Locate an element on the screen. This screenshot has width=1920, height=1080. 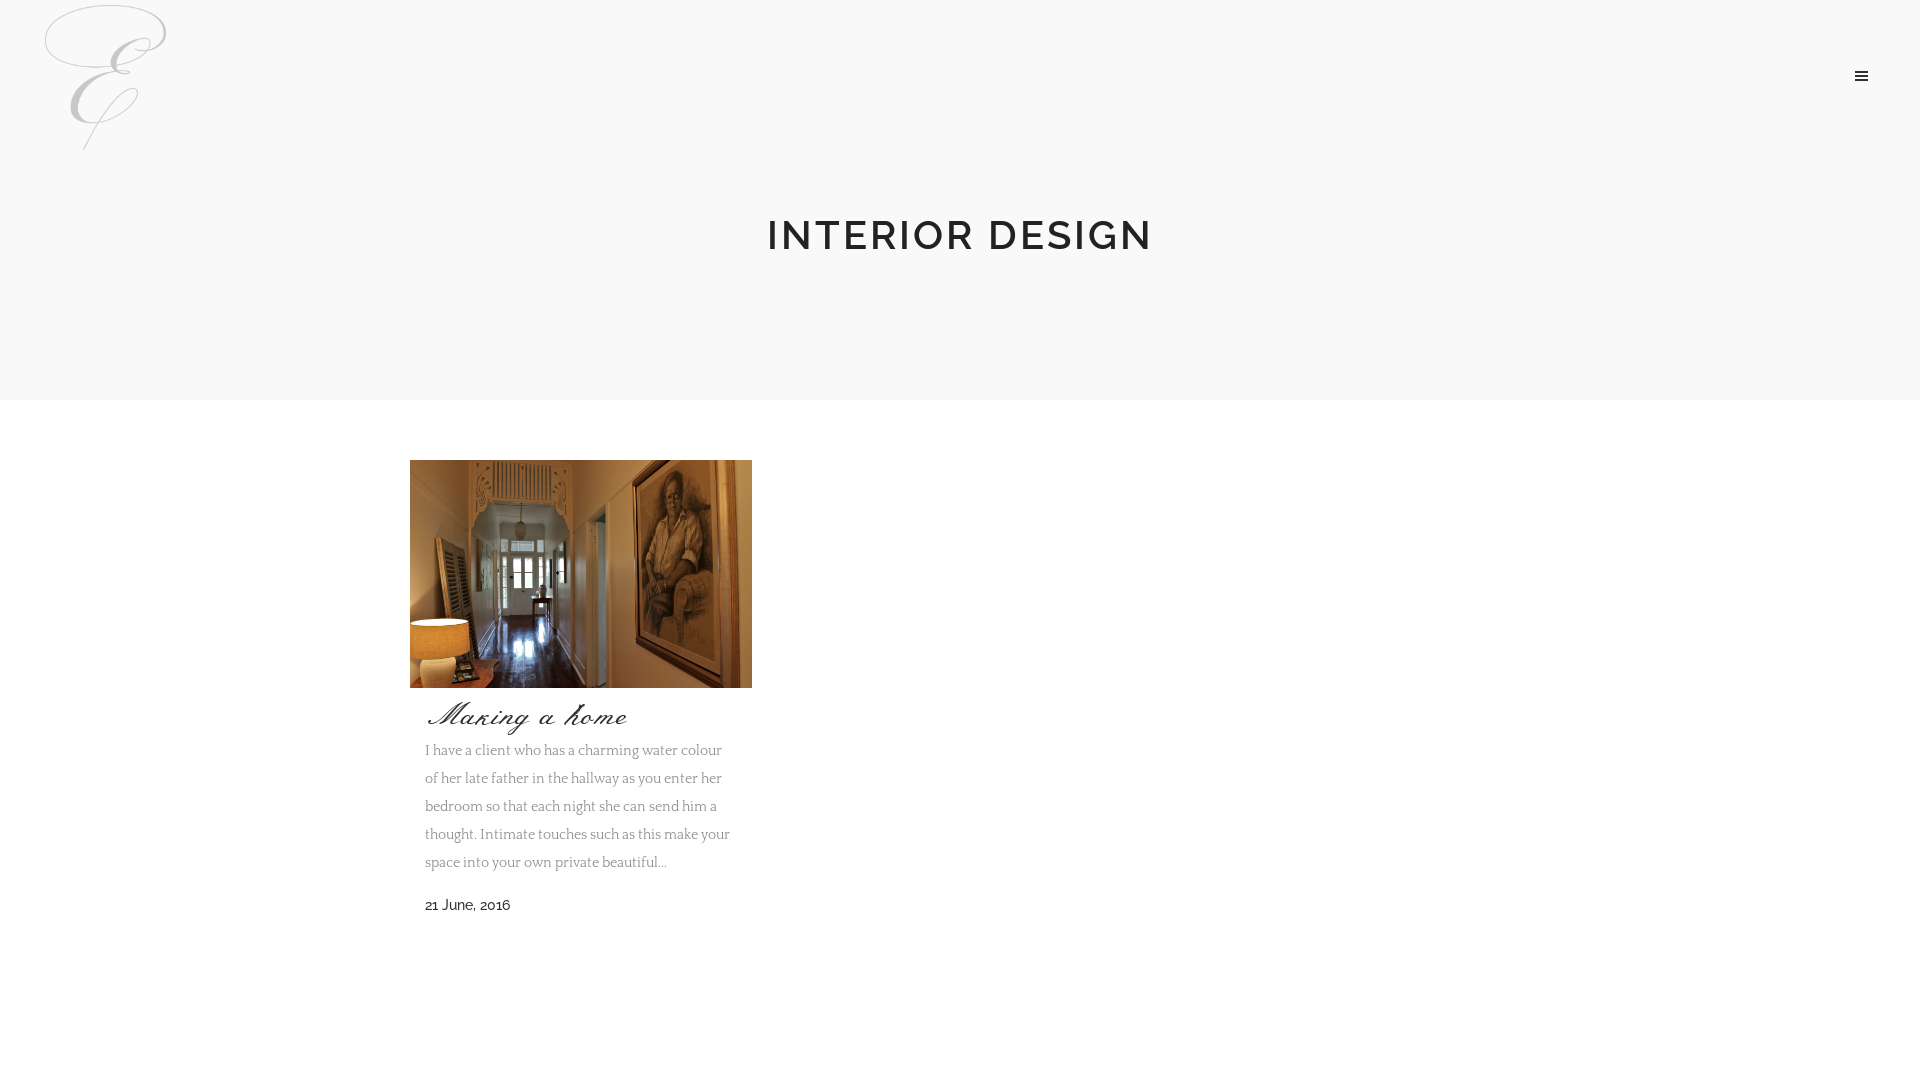
' ' is located at coordinates (1846, 73).